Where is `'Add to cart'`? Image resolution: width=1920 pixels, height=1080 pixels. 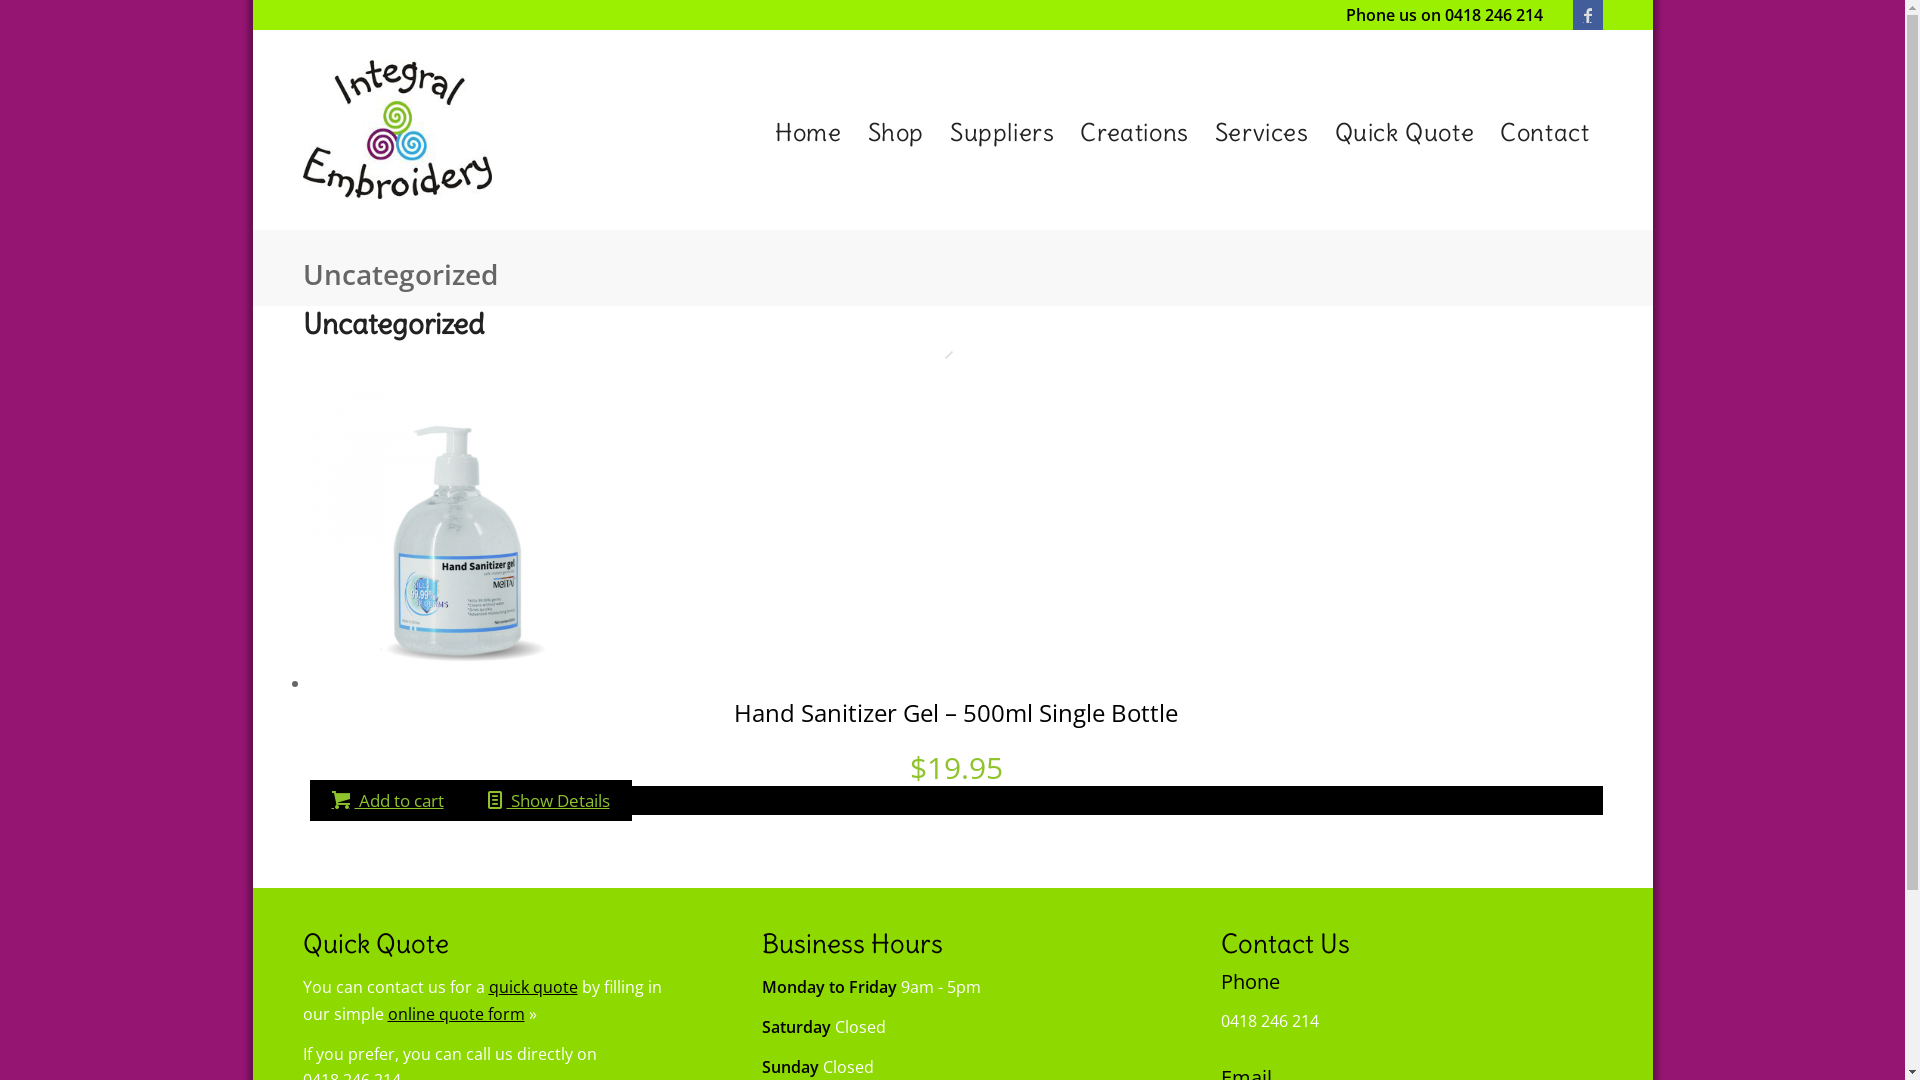
'Add to cart' is located at coordinates (309, 799).